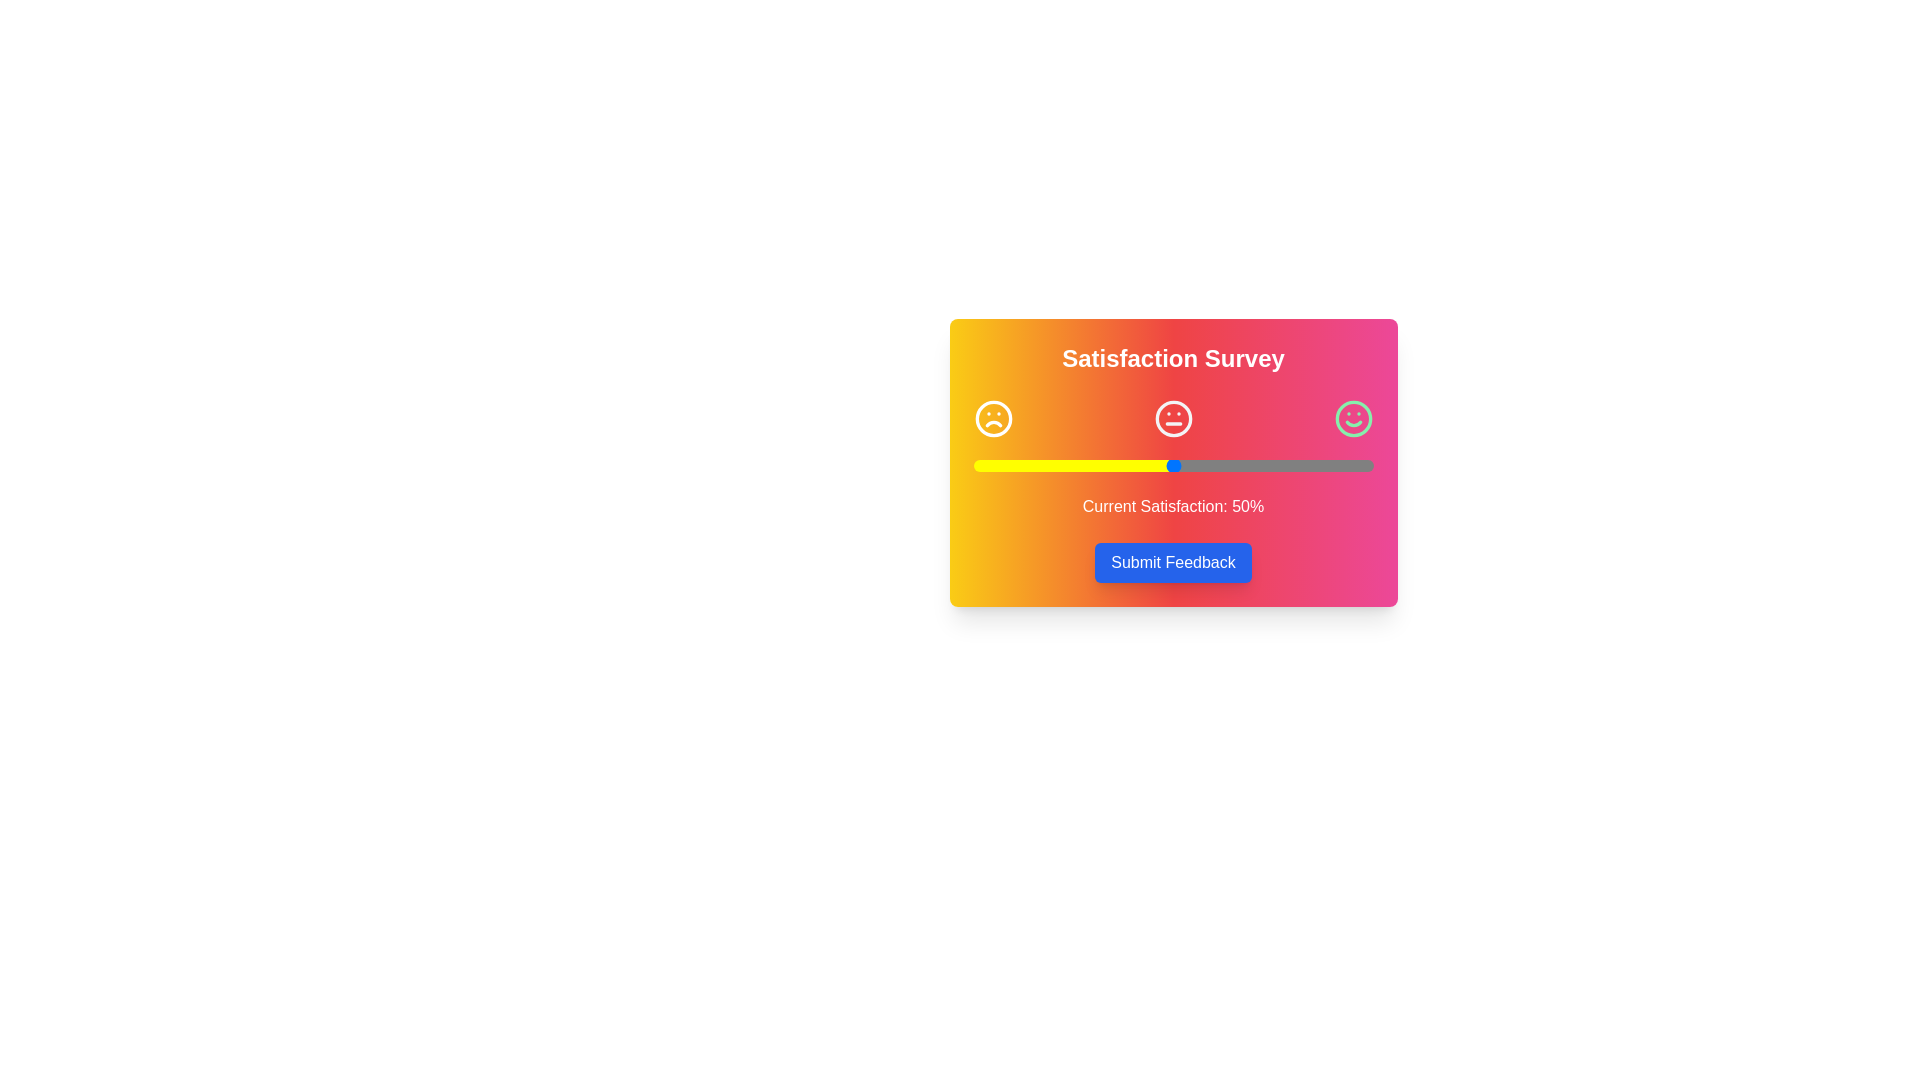 The height and width of the screenshot is (1080, 1920). What do you see at coordinates (1289, 466) in the screenshot?
I see `the slider to 79% satisfaction` at bounding box center [1289, 466].